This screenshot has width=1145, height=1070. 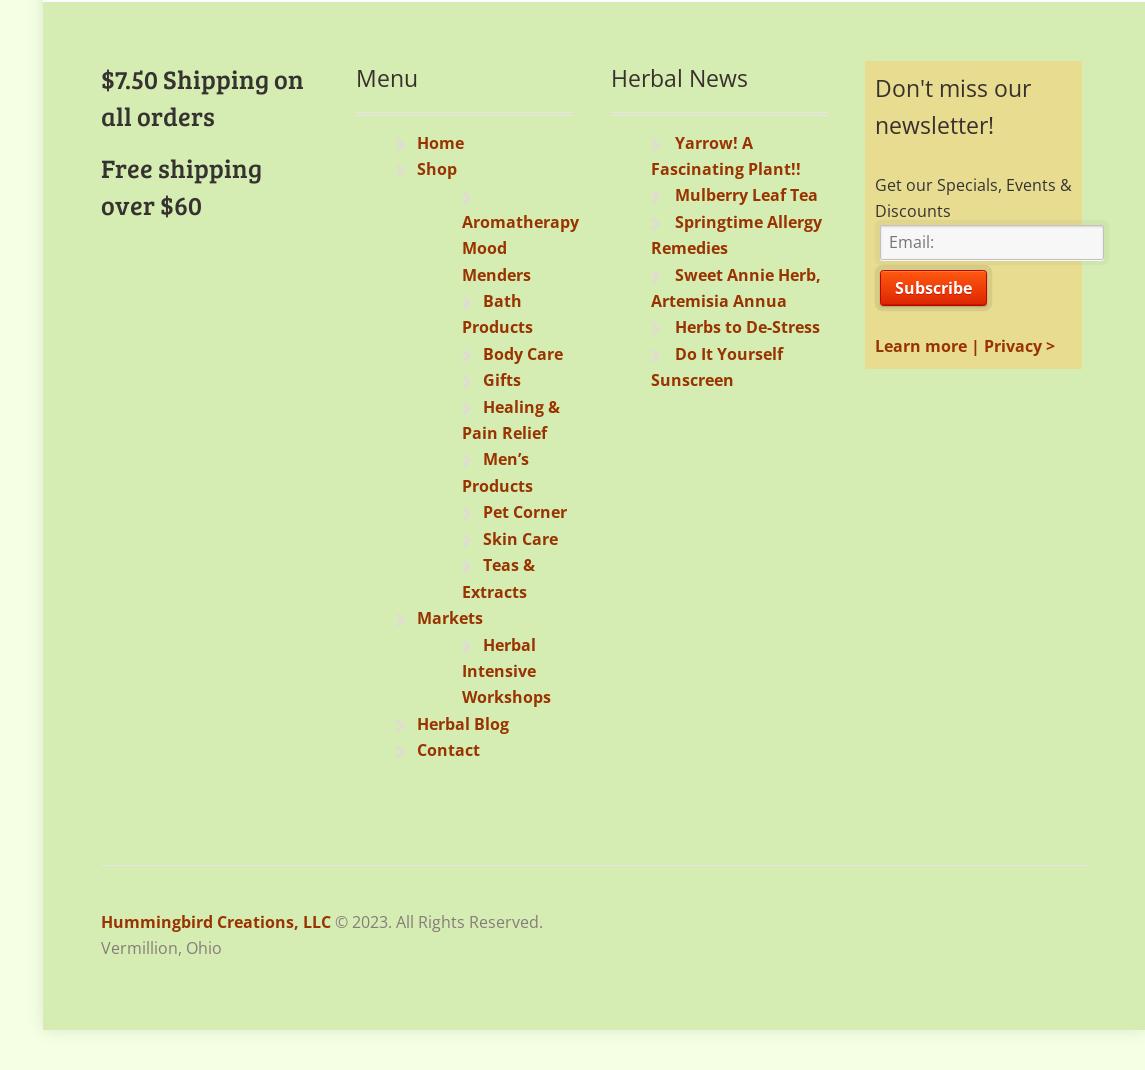 What do you see at coordinates (437, 919) in the screenshot?
I see `'© 2023. All Rights Reserved.'` at bounding box center [437, 919].